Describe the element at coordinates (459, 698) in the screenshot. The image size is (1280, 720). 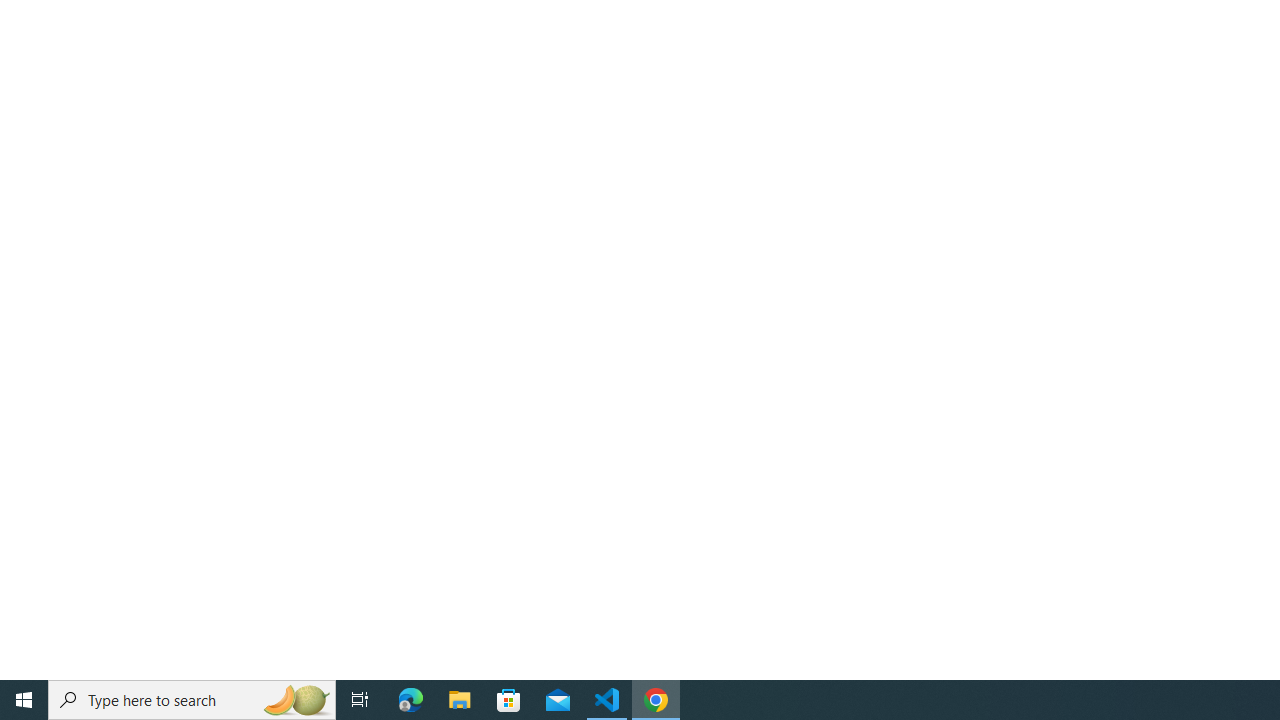
I see `'File Explorer'` at that location.